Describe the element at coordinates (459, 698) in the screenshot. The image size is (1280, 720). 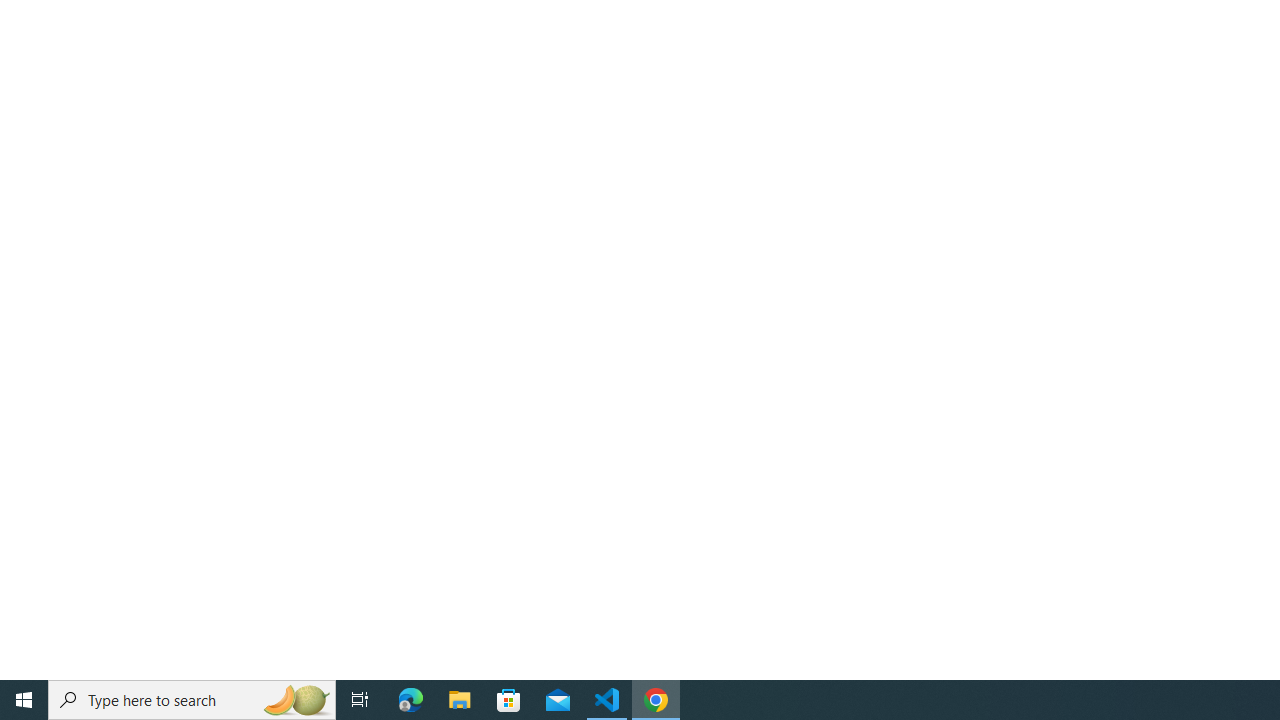
I see `'File Explorer'` at that location.